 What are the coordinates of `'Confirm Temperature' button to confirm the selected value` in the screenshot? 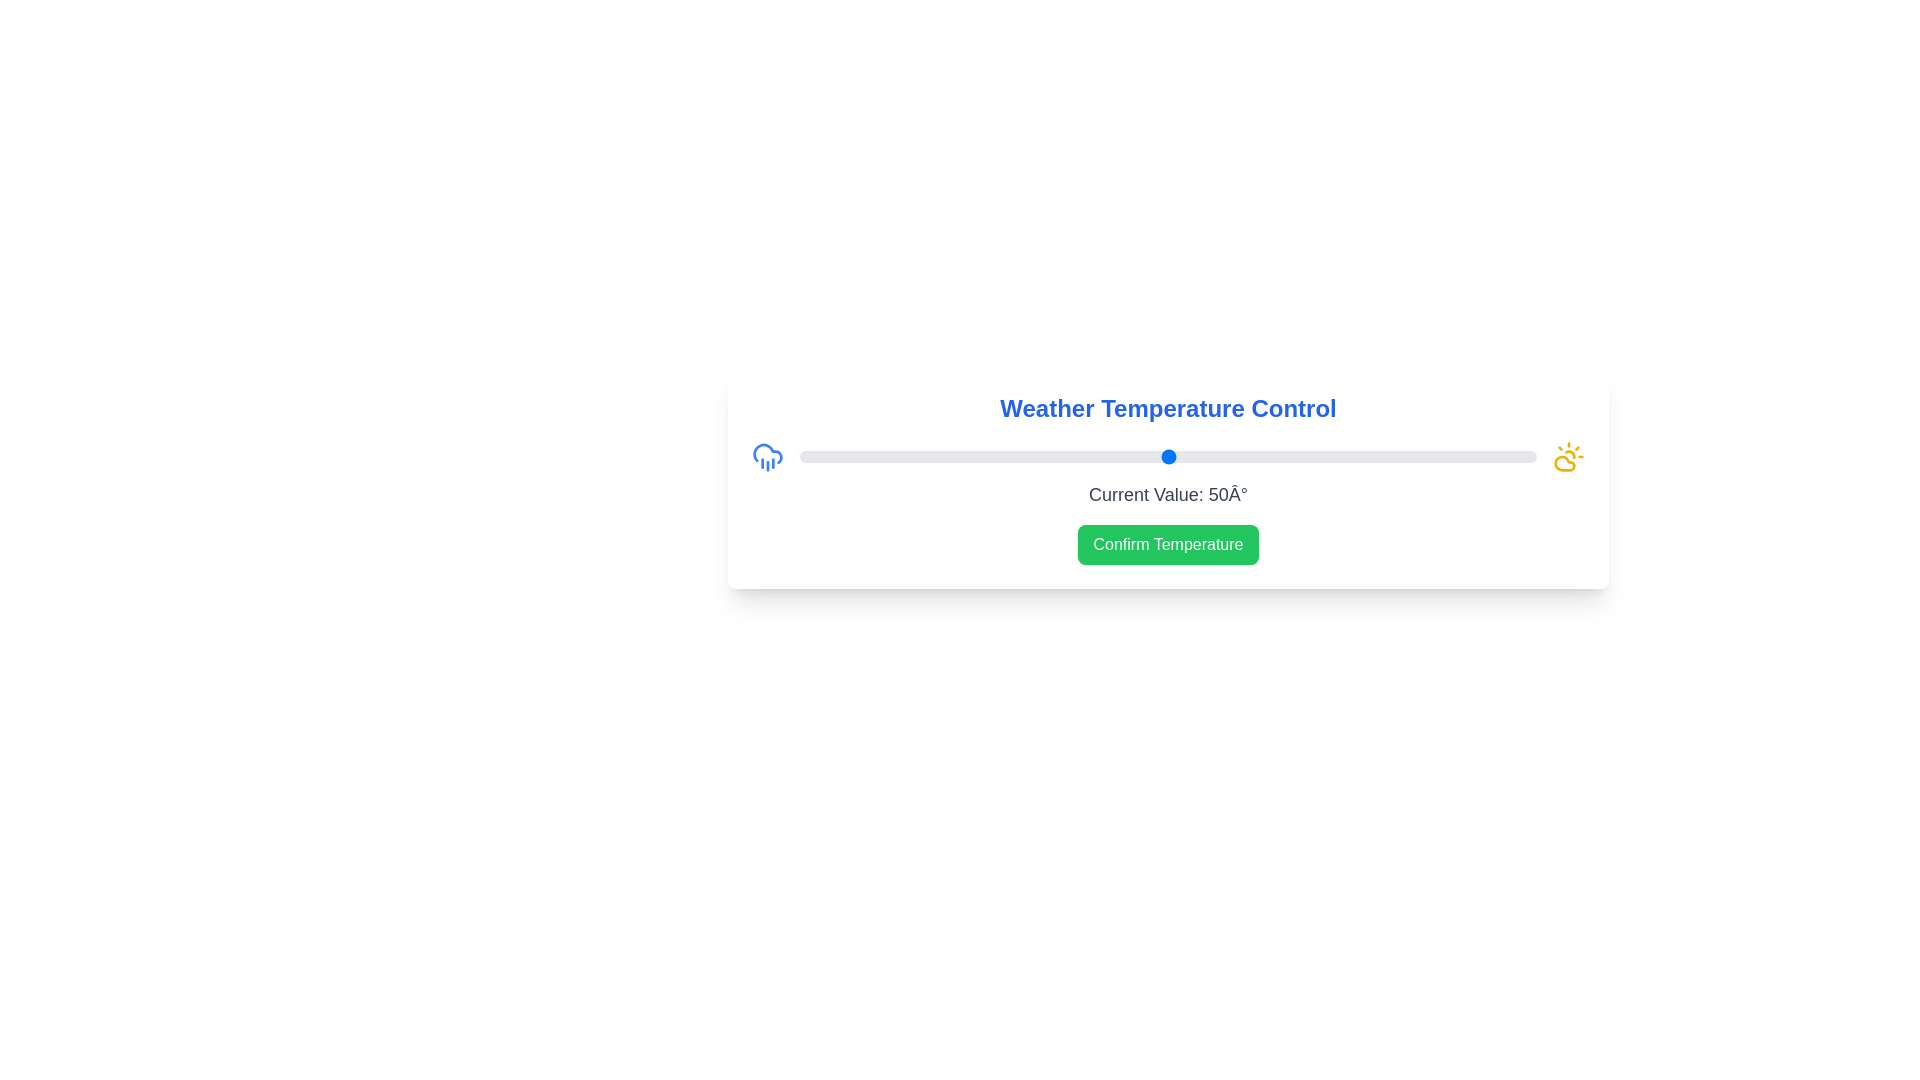 It's located at (1168, 544).